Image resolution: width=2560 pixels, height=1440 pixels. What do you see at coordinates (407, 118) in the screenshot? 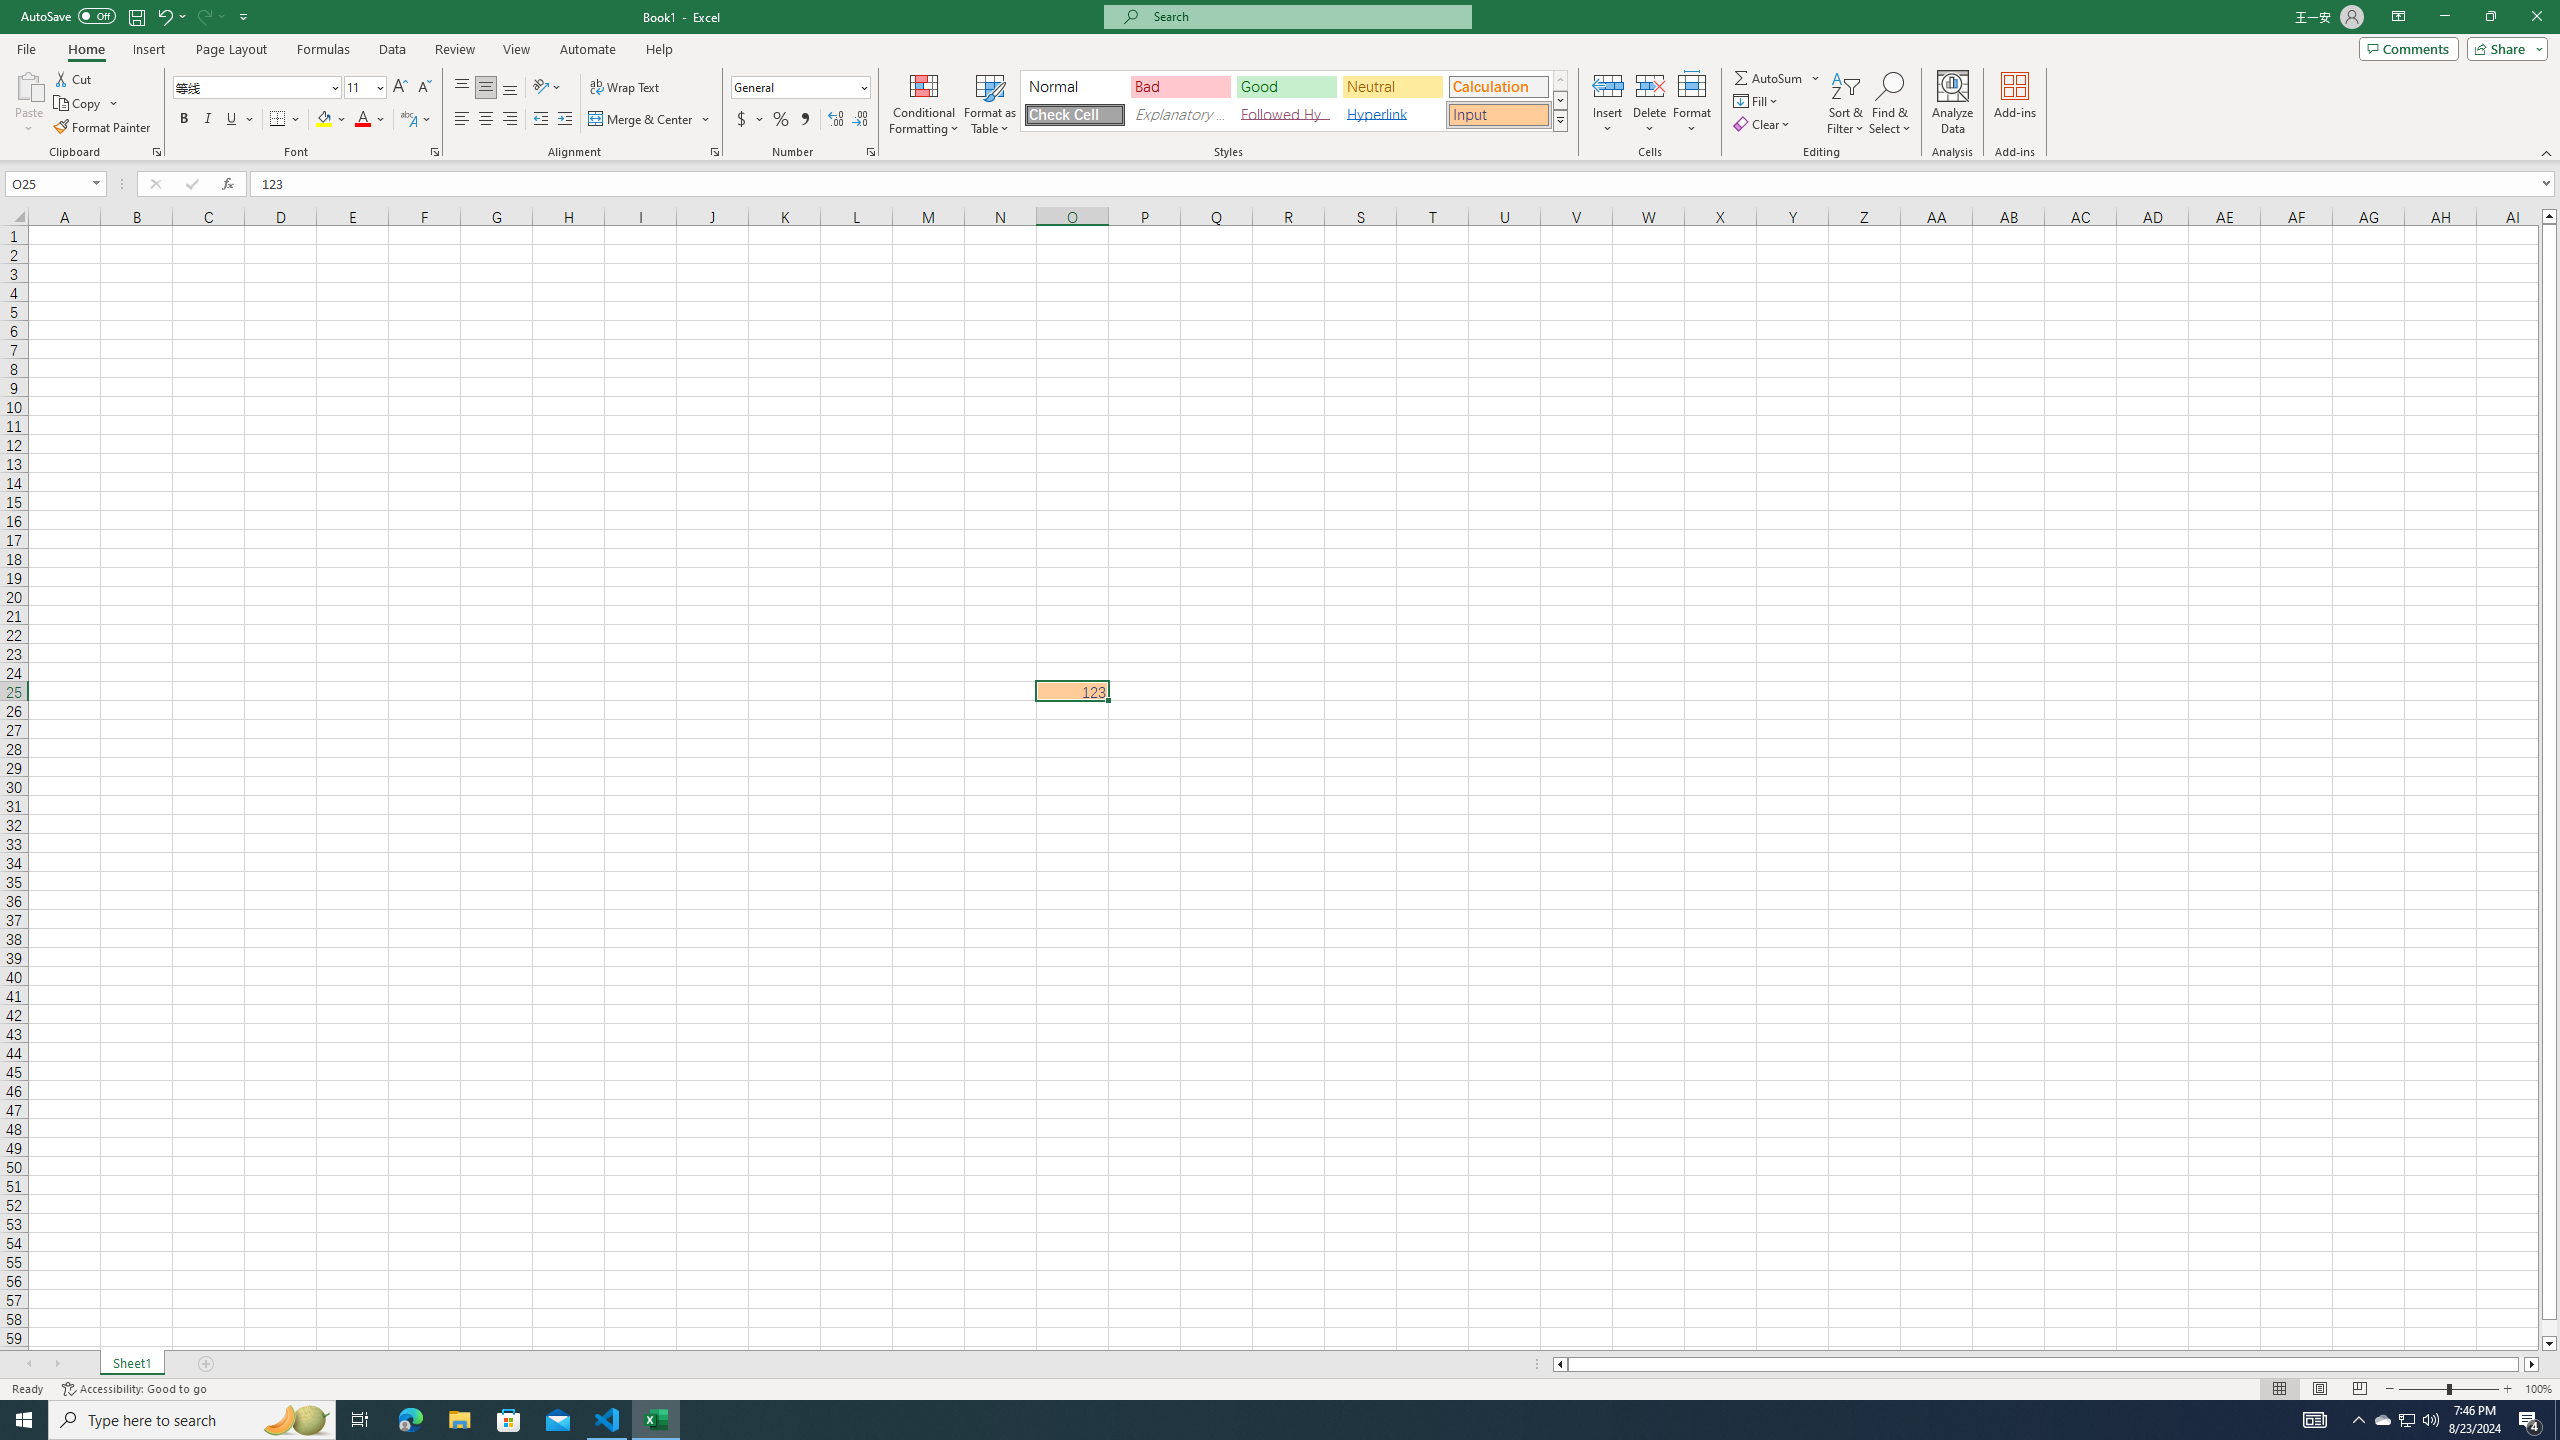
I see `'Show Phonetic Field'` at bounding box center [407, 118].